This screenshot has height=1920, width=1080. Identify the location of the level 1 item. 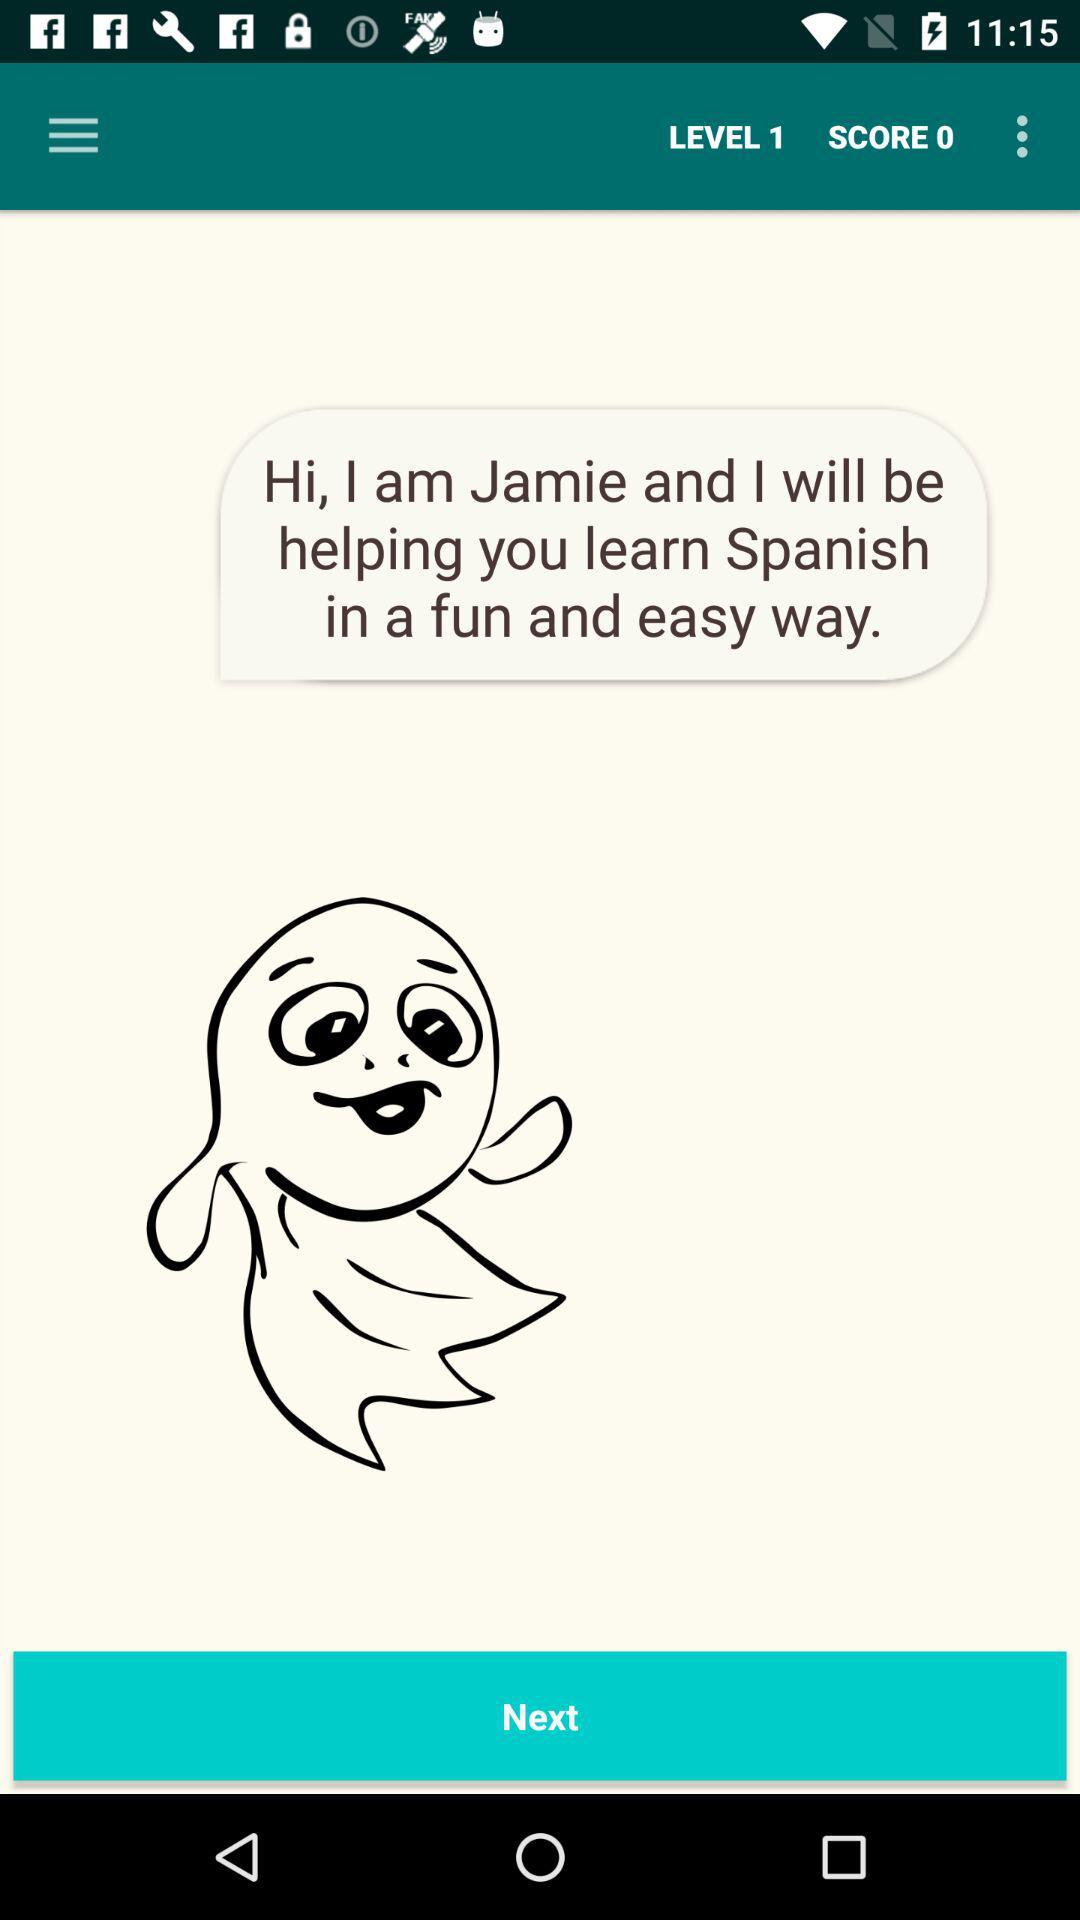
(727, 135).